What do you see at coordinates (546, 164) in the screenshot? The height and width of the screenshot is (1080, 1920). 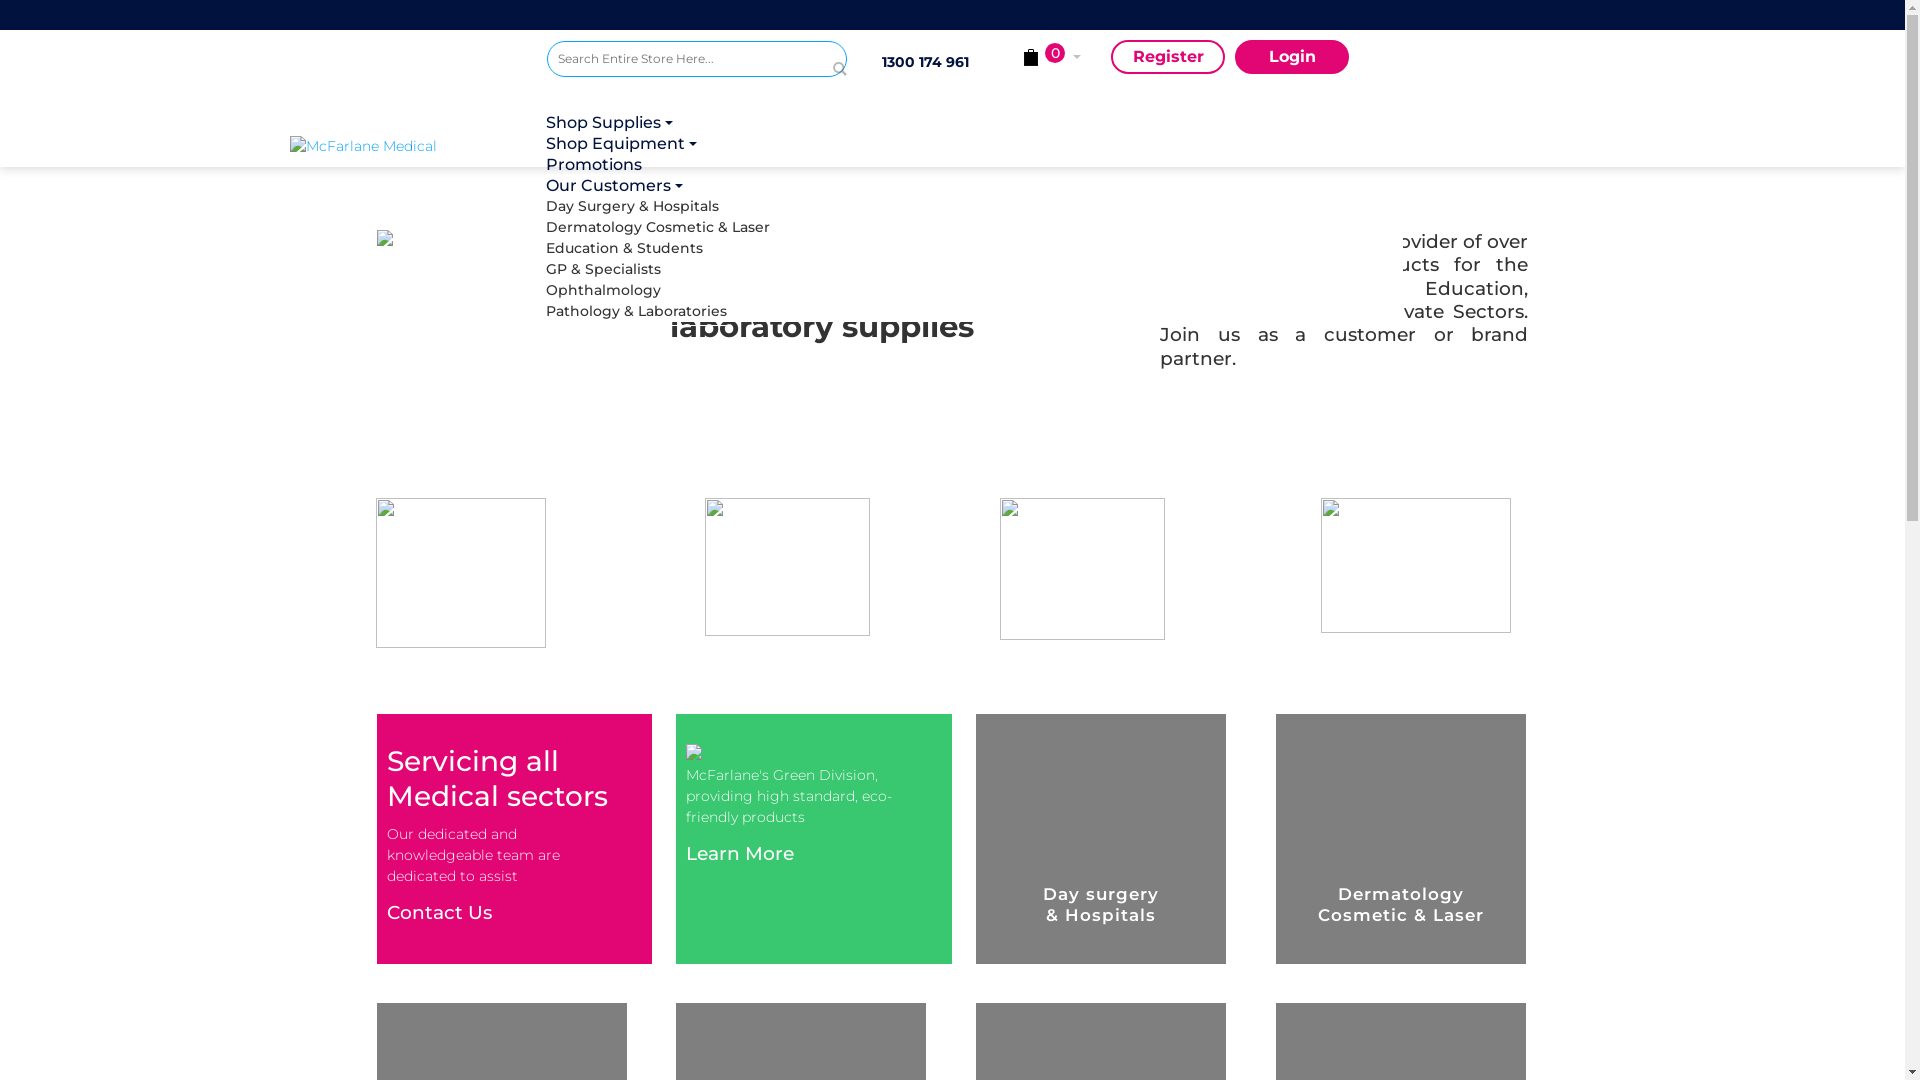 I see `'Promotions'` at bounding box center [546, 164].